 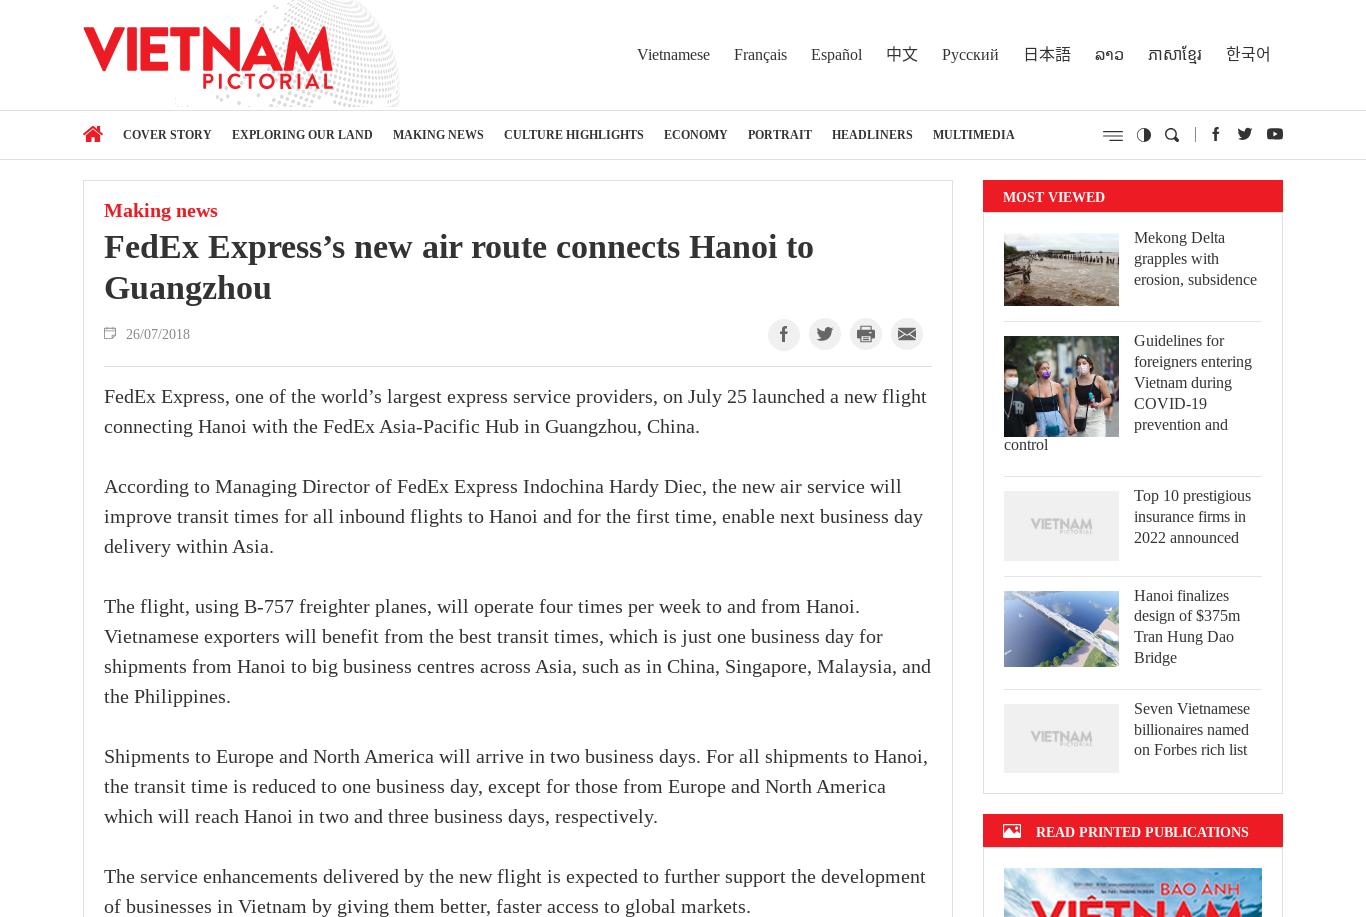 I want to click on '26/07/2018', so click(x=157, y=332).